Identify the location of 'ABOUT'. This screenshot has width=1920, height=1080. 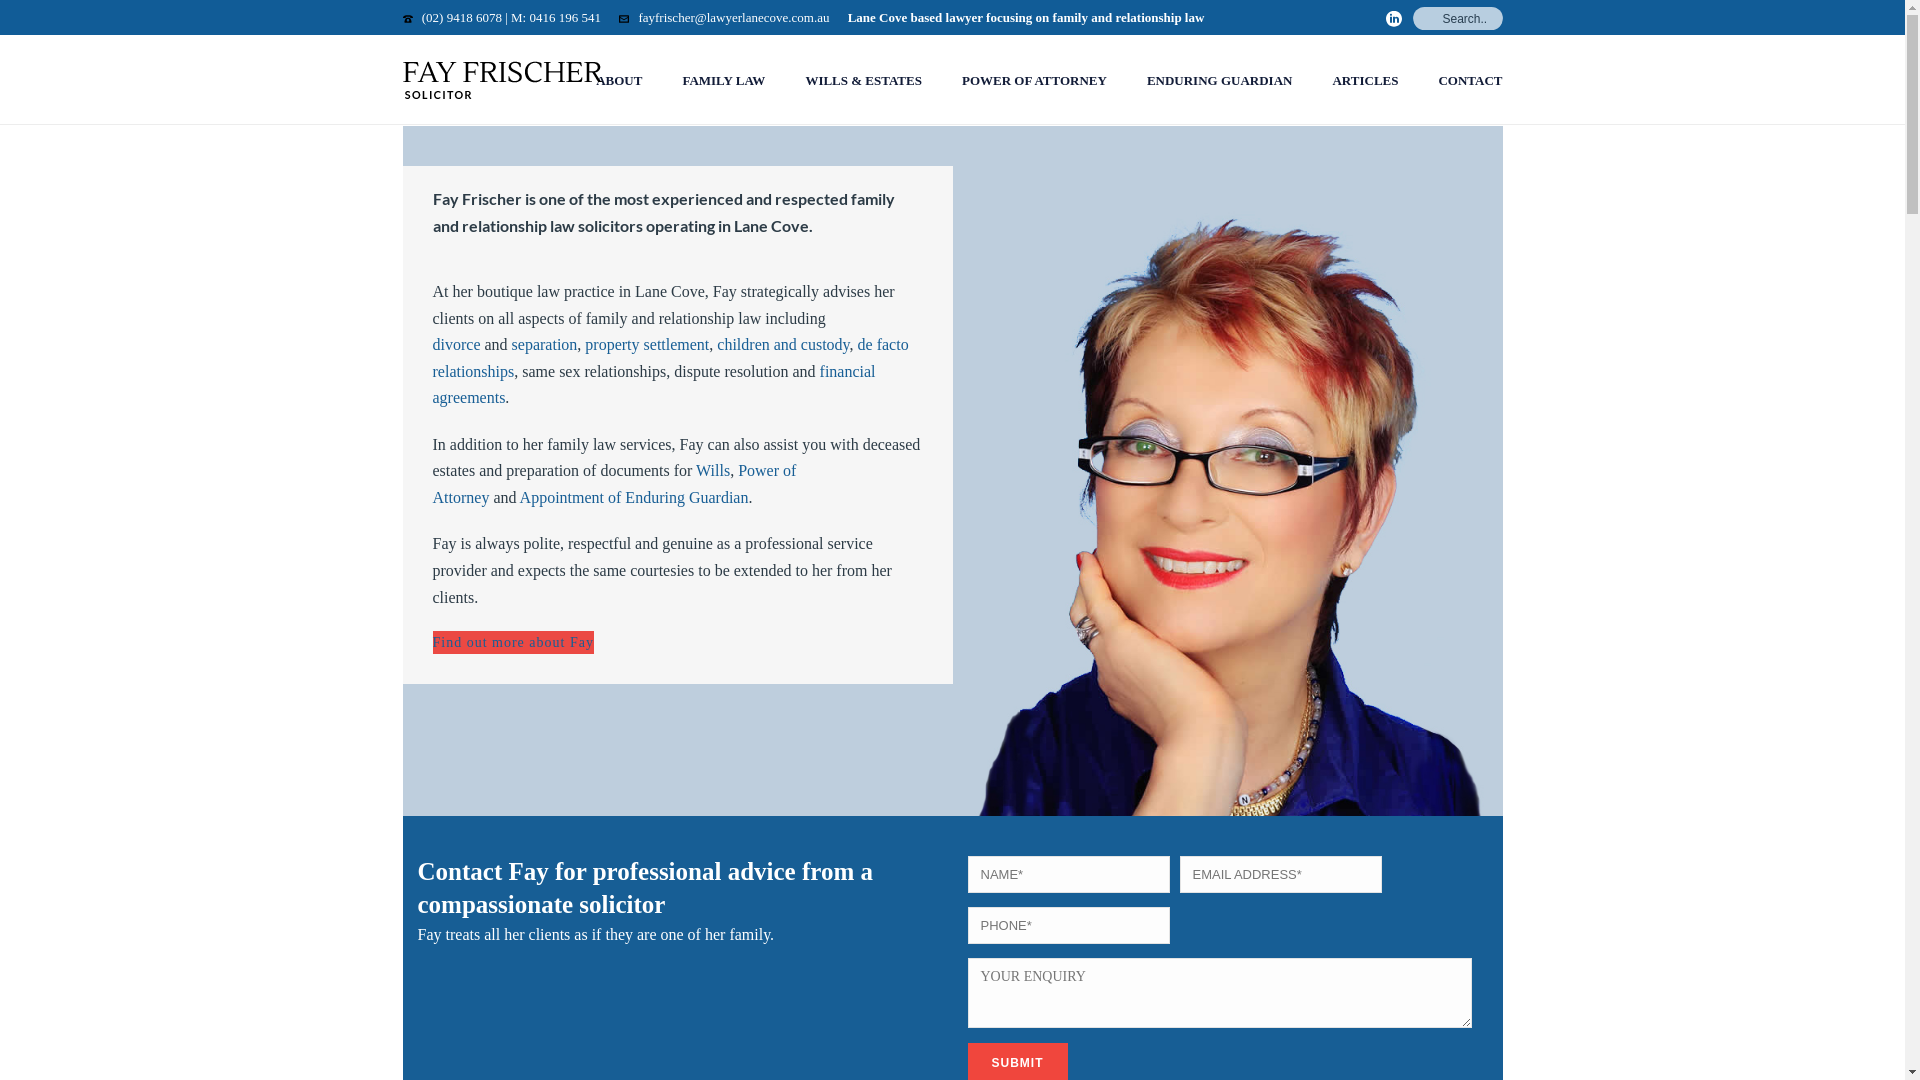
(575, 80).